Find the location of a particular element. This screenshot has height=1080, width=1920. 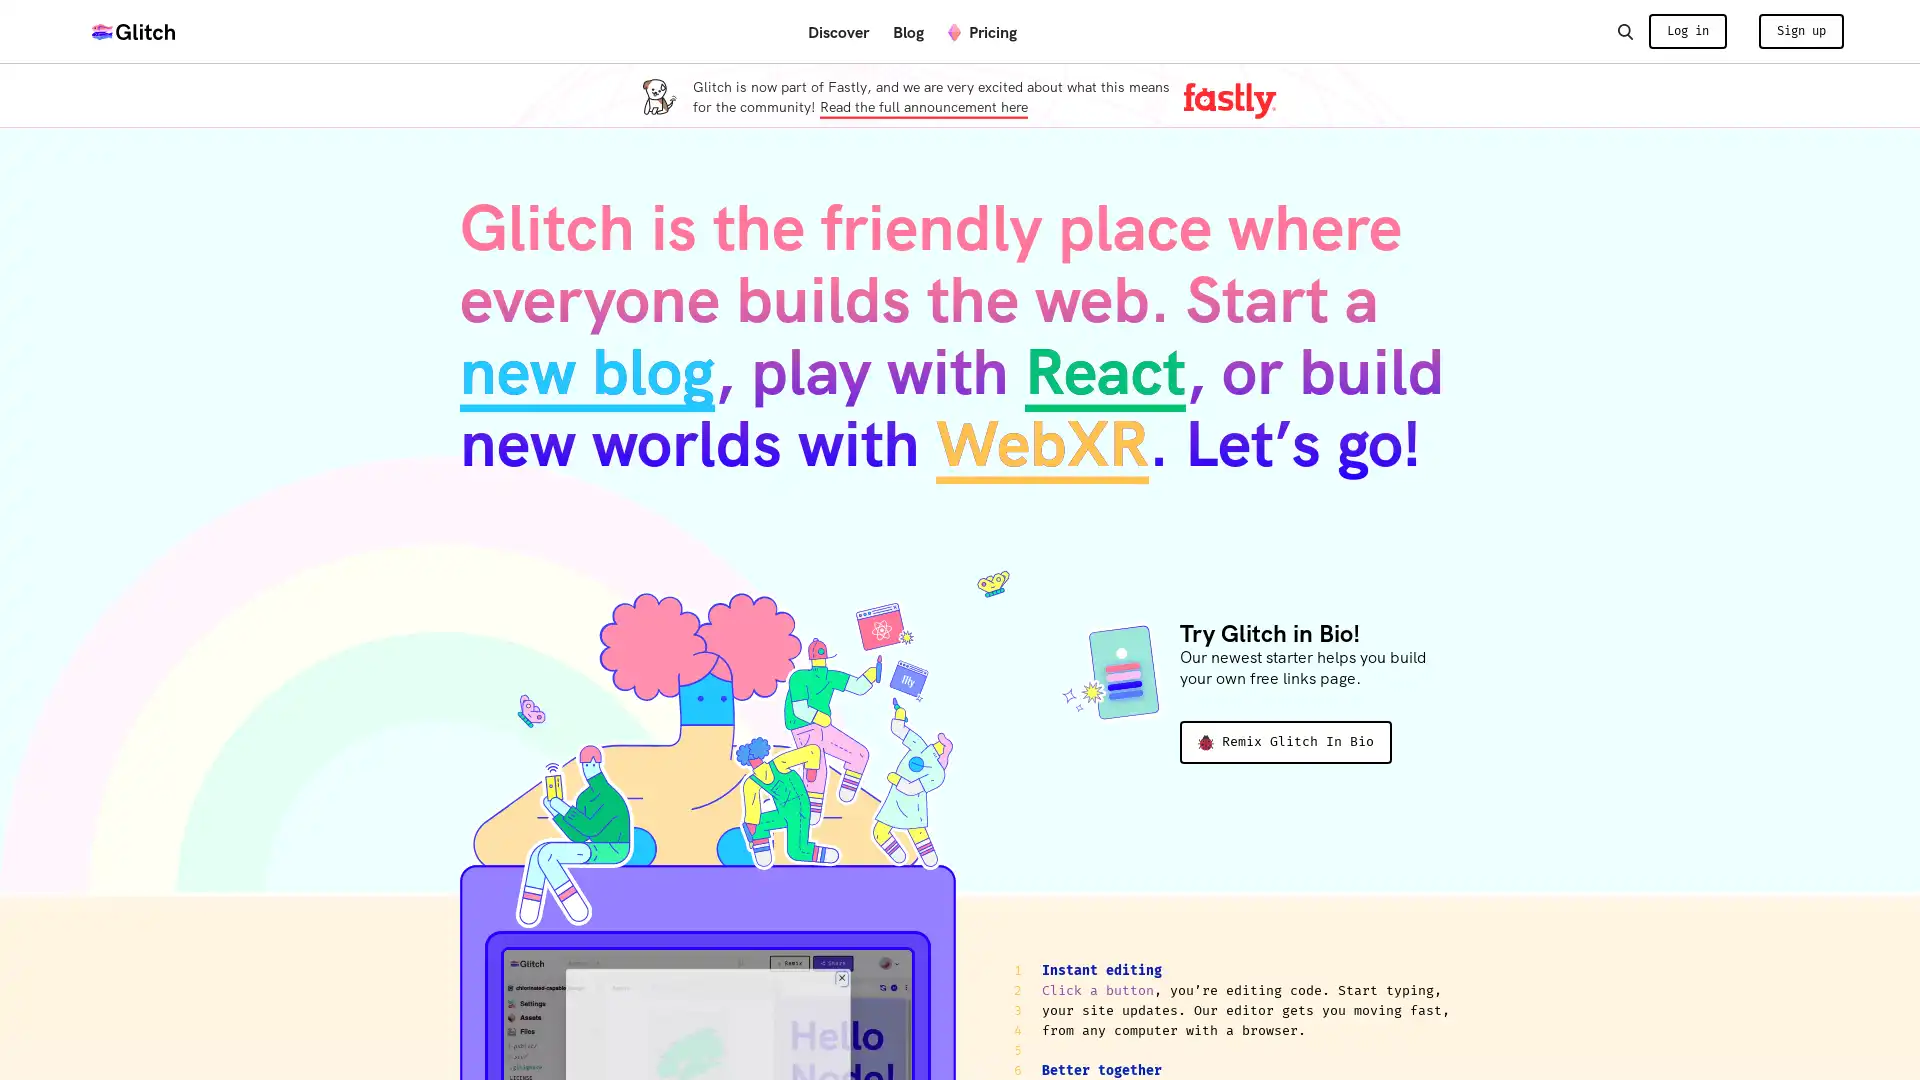

Search Glitch is located at coordinates (1624, 30).